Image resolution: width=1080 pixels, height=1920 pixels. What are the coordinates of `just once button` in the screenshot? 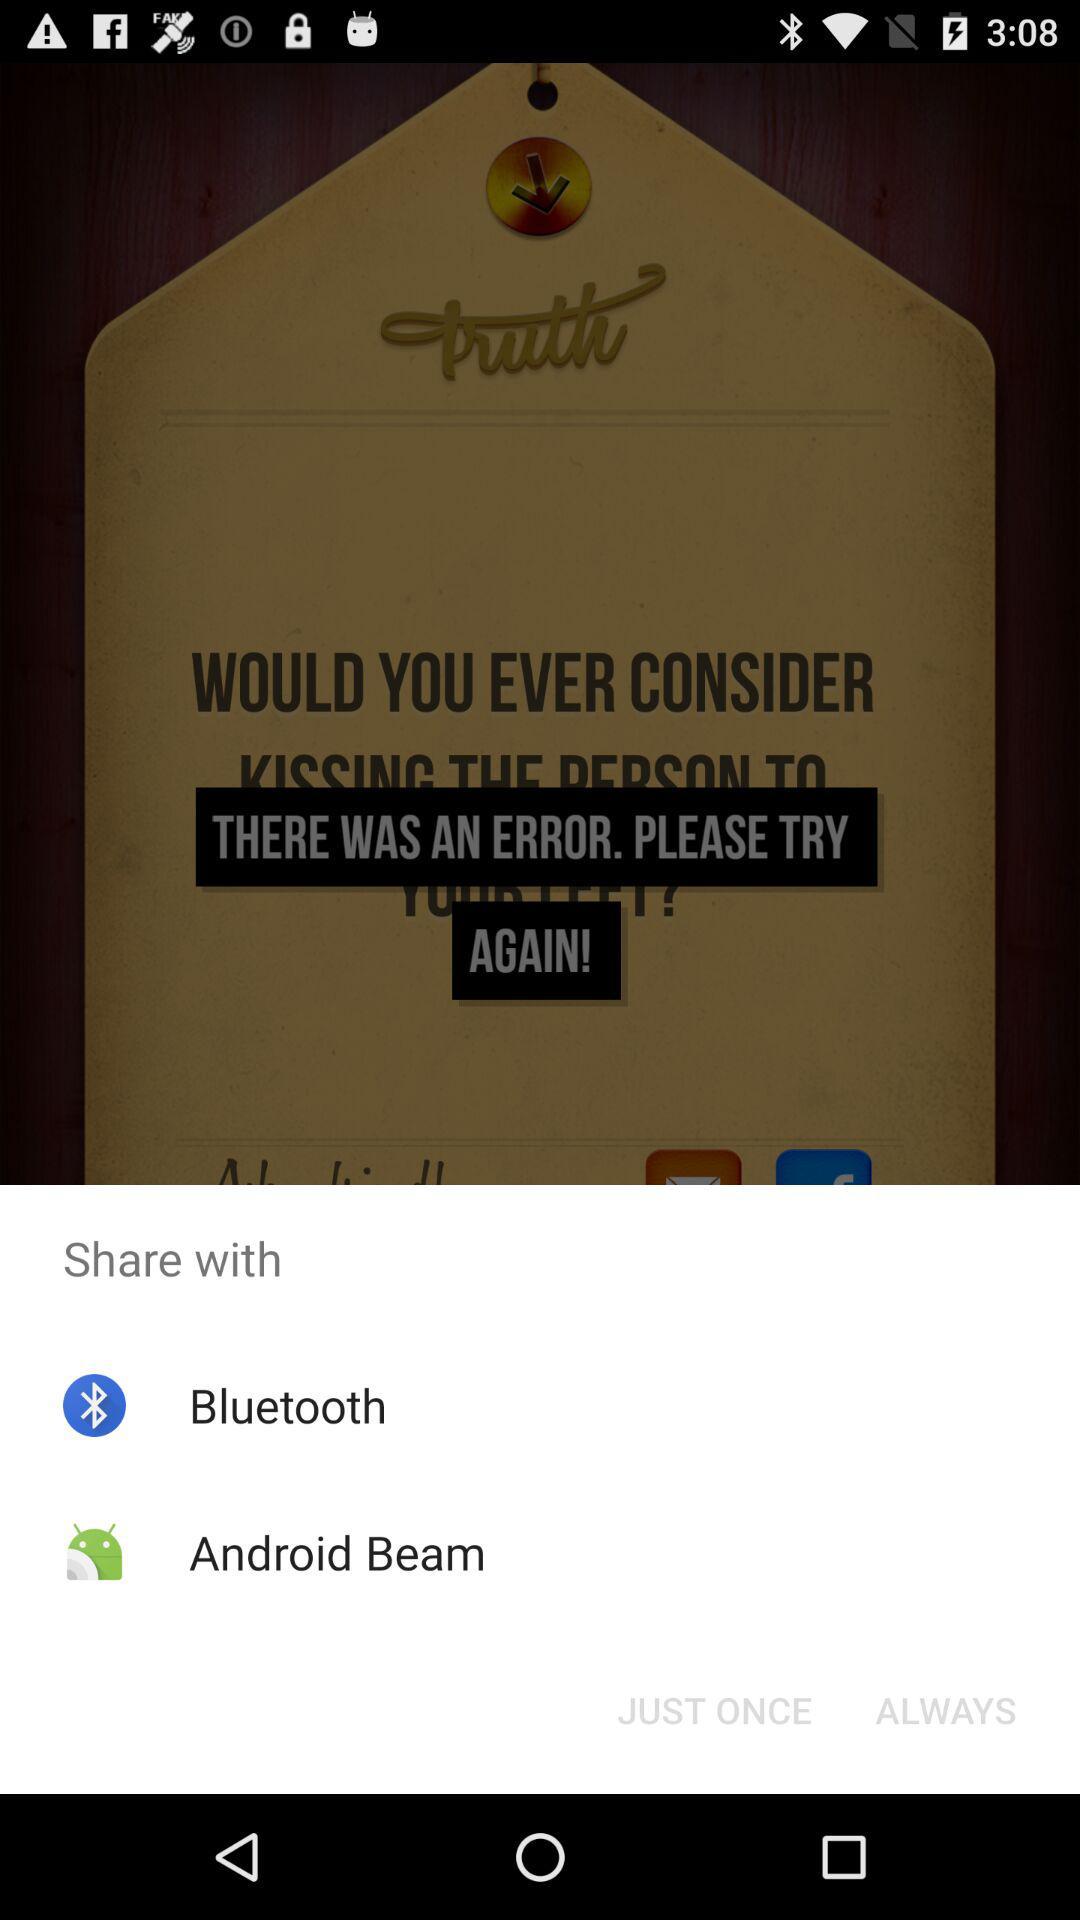 It's located at (713, 1708).